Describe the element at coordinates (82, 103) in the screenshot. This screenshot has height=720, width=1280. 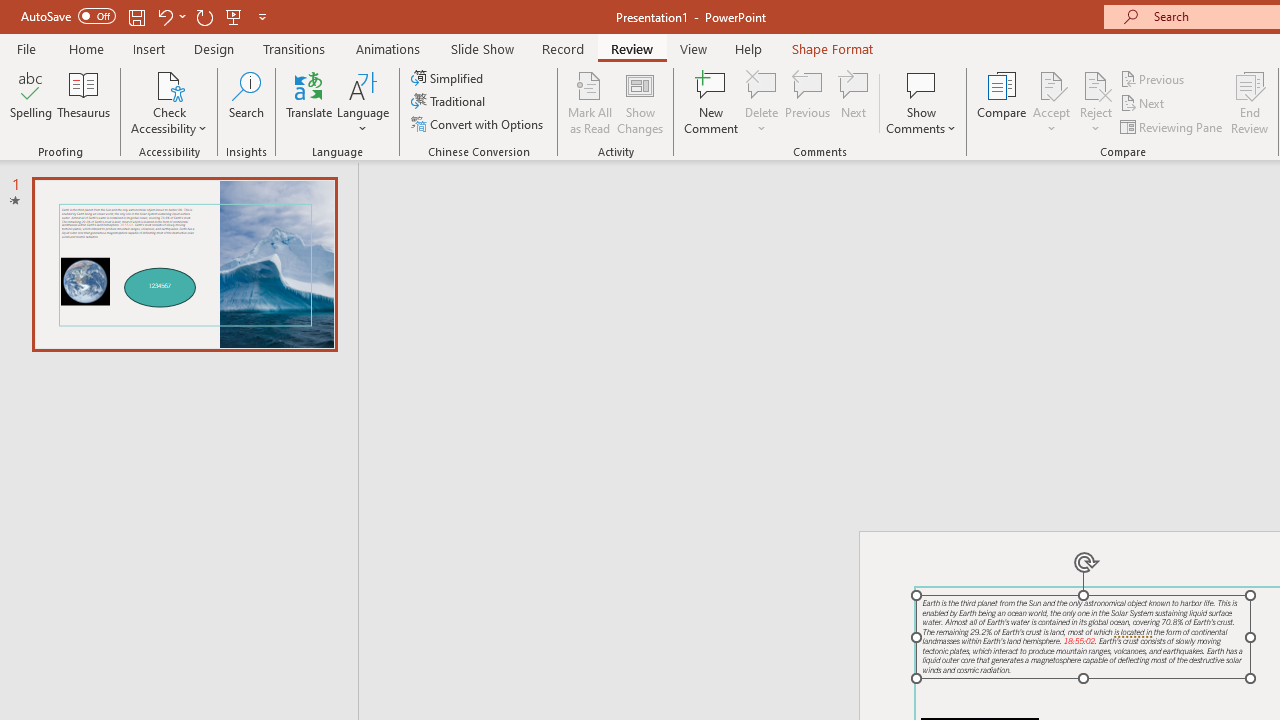
I see `'Thesaurus...'` at that location.